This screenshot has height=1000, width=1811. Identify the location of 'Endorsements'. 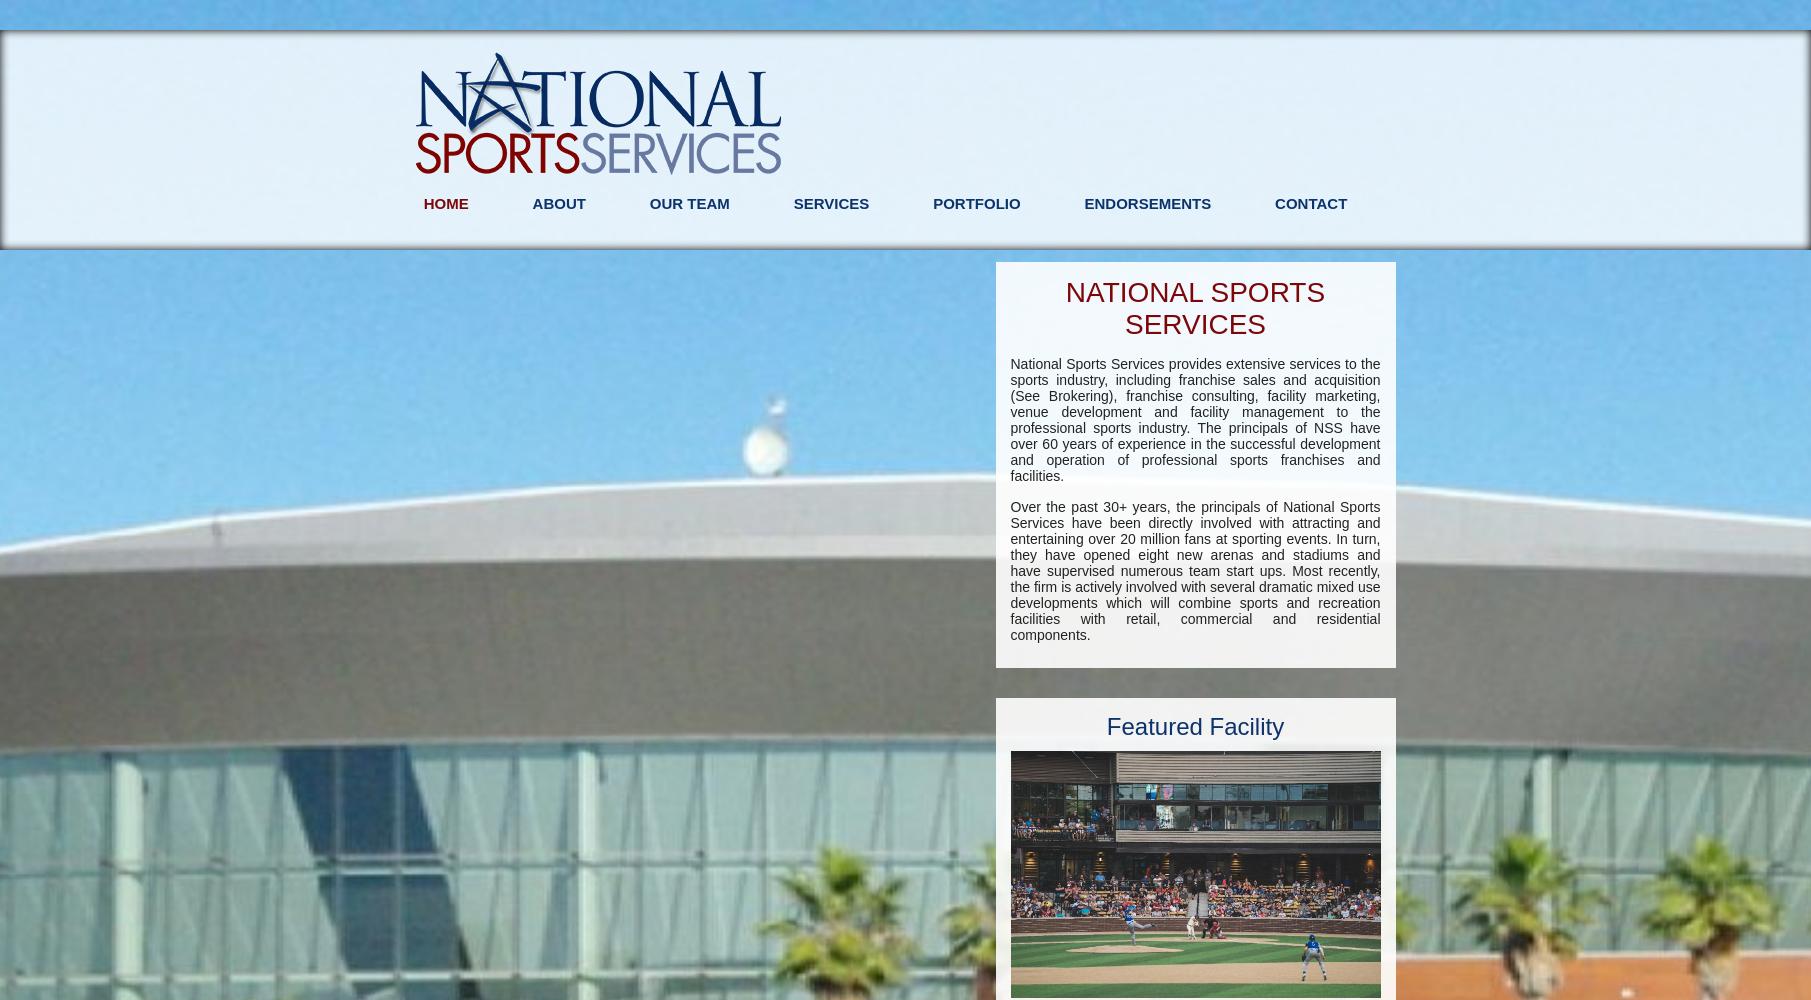
(1146, 202).